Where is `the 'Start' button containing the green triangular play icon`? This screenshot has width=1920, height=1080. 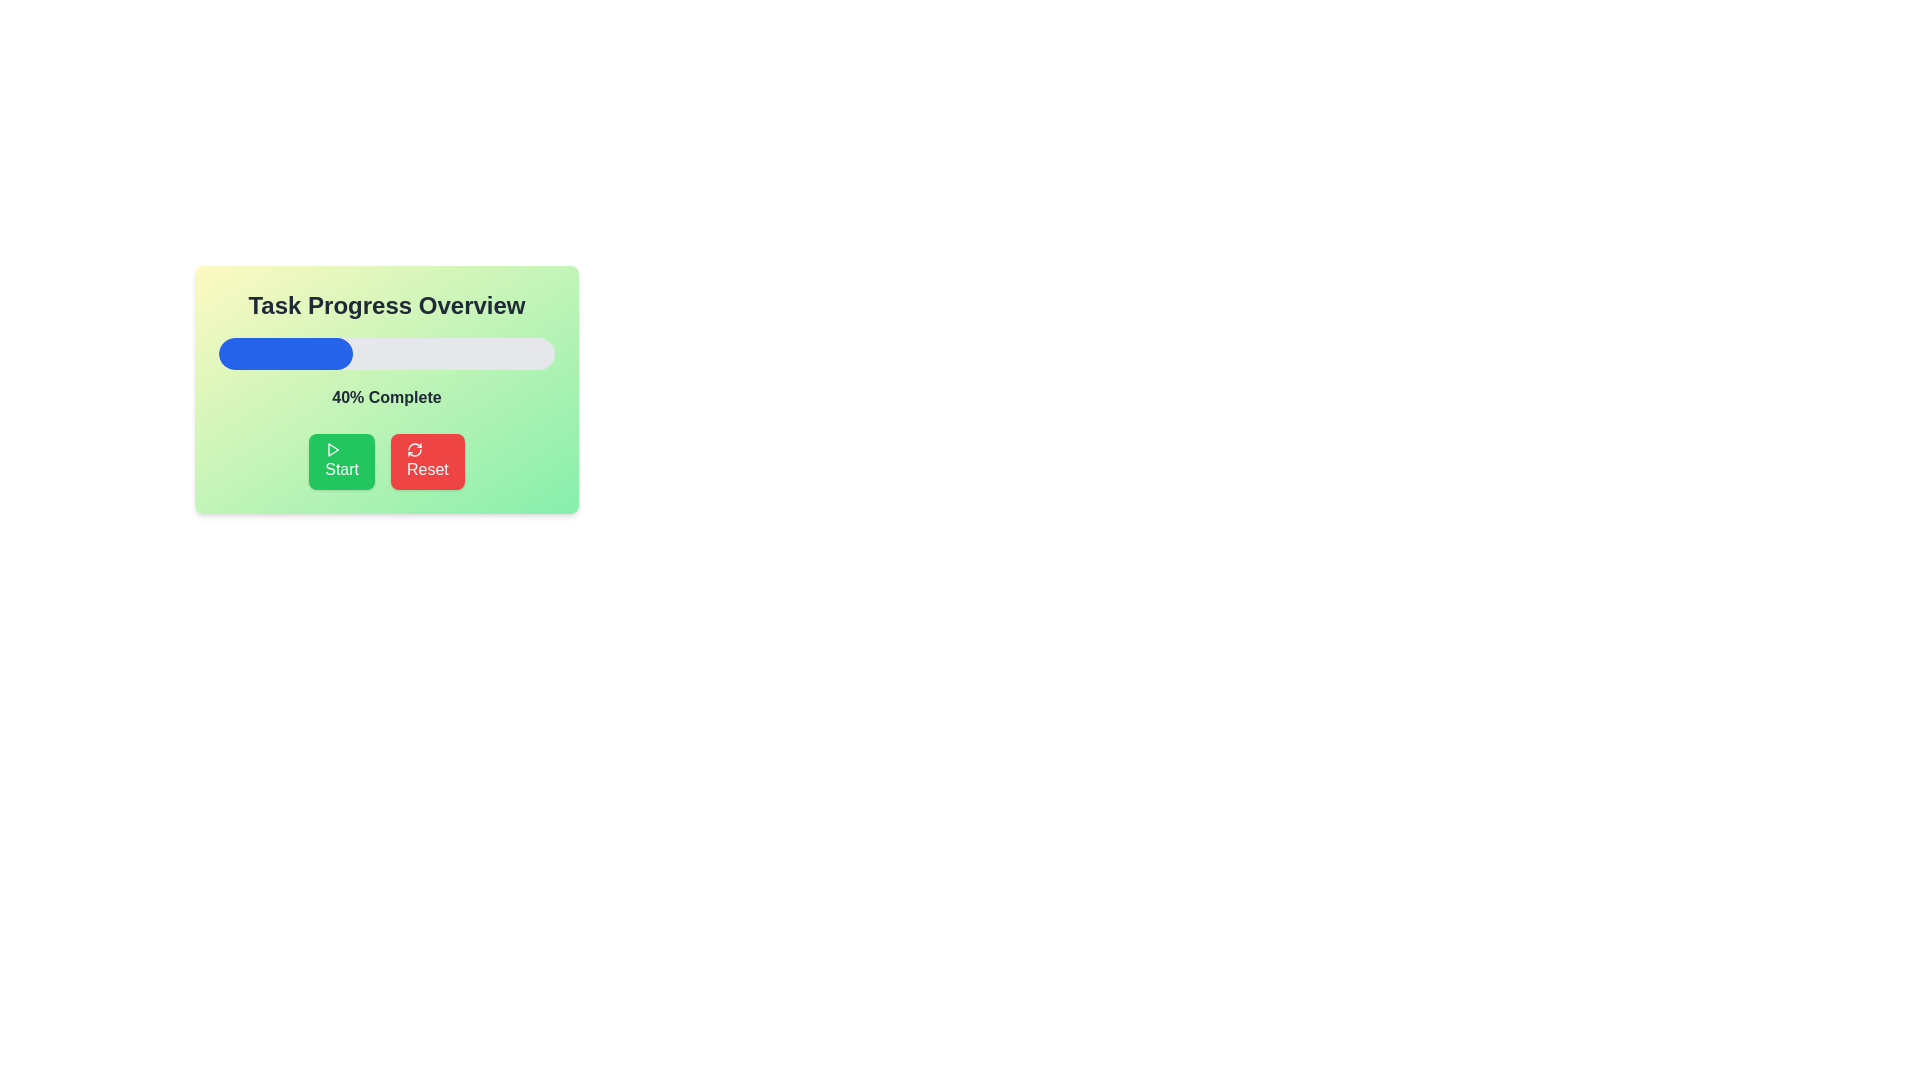 the 'Start' button containing the green triangular play icon is located at coordinates (333, 450).